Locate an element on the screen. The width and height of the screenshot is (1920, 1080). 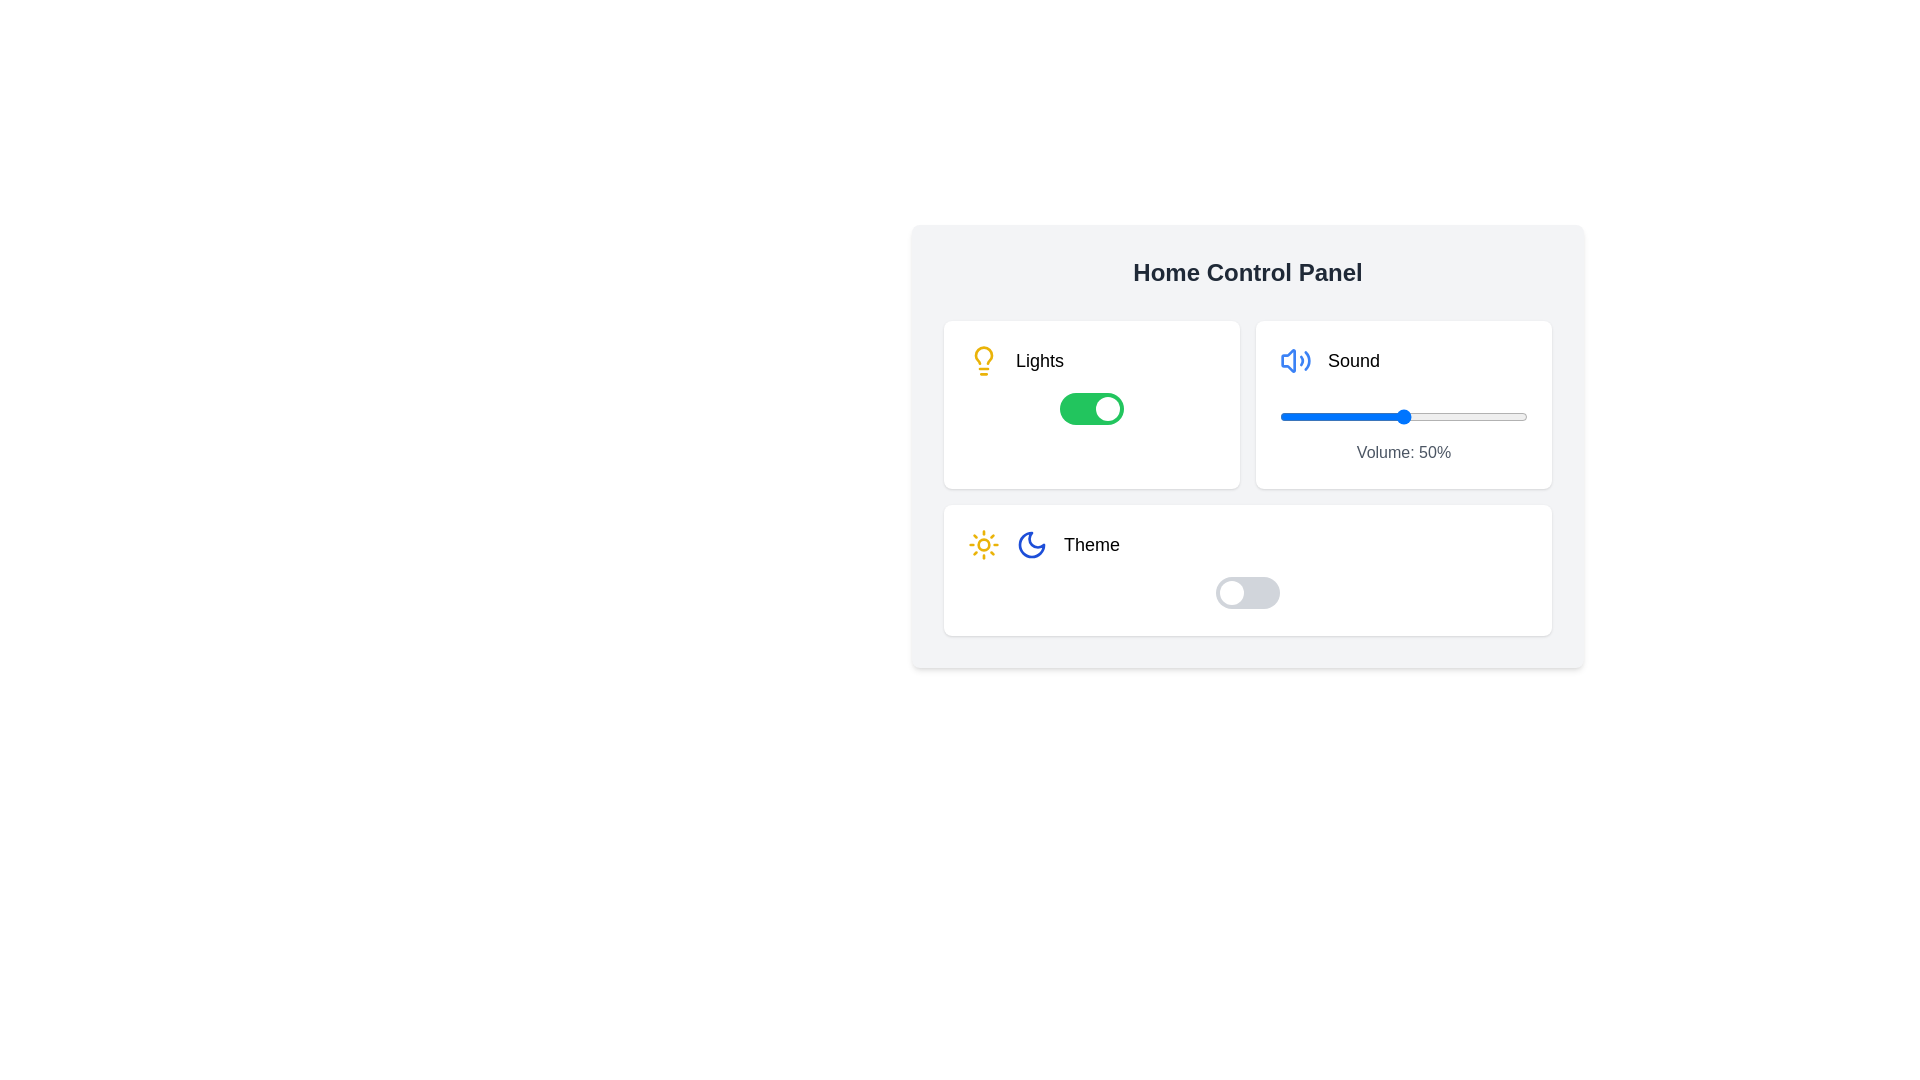
the sun icon graphic located in the 'Theme' section of the control panel interface, which features a bright yellow circular center with rays, positioned above the text 'Theme.' is located at coordinates (983, 544).